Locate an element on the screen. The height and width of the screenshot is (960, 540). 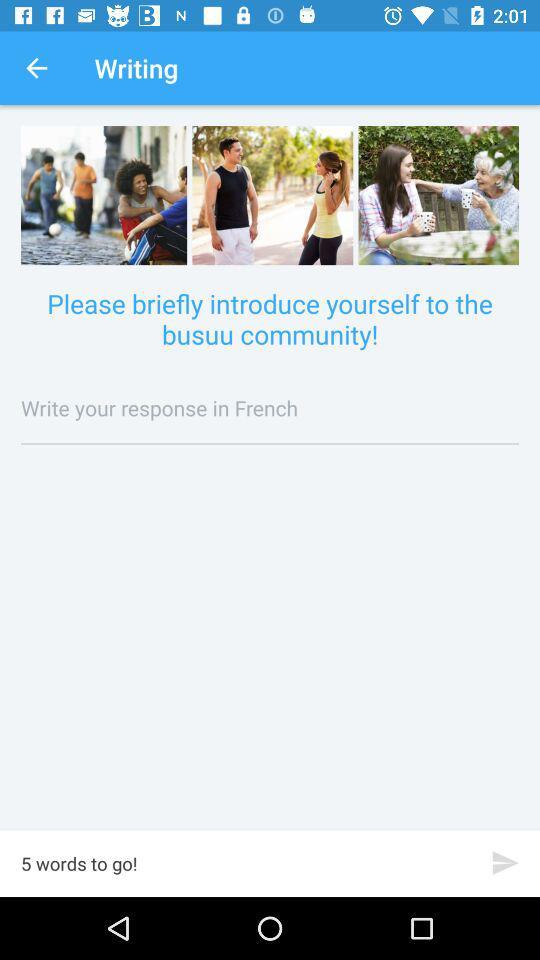
item below please briefly introduce icon is located at coordinates (270, 407).